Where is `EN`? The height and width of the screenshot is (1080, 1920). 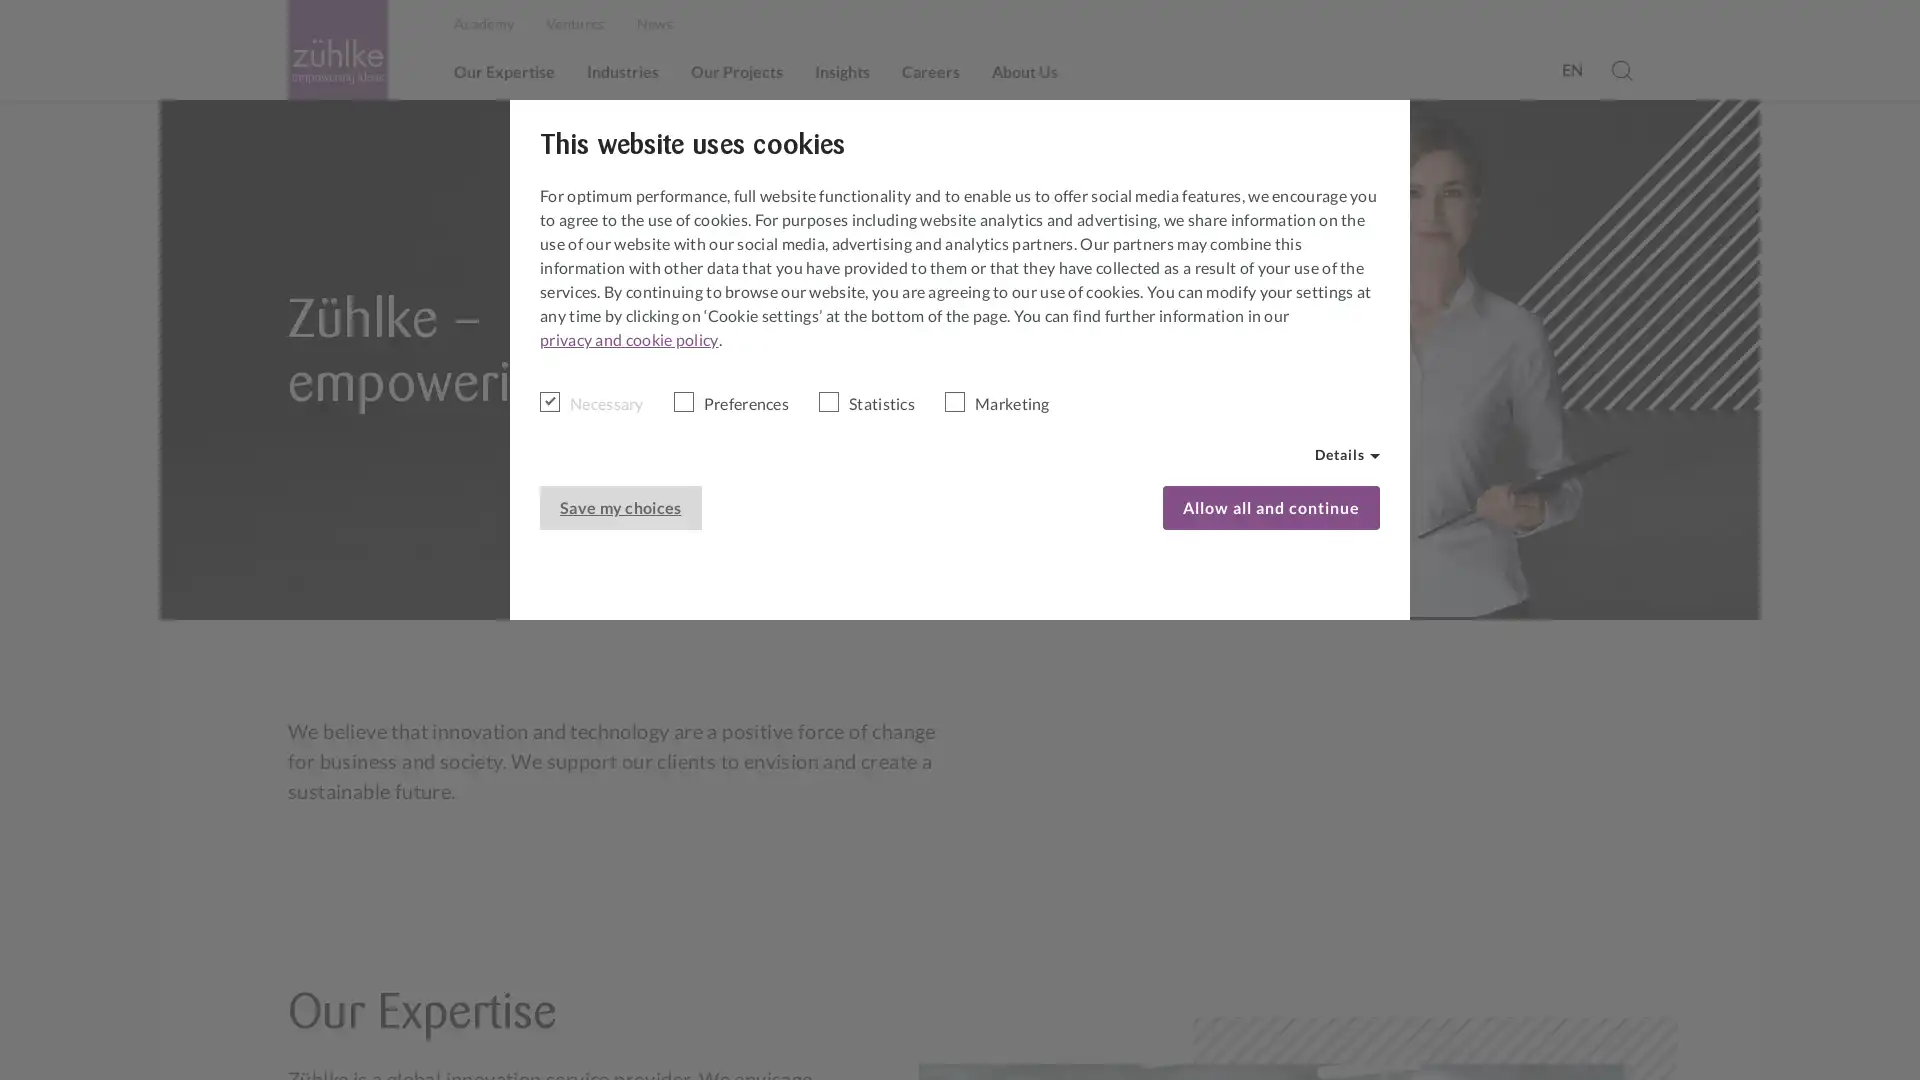 EN is located at coordinates (1570, 68).